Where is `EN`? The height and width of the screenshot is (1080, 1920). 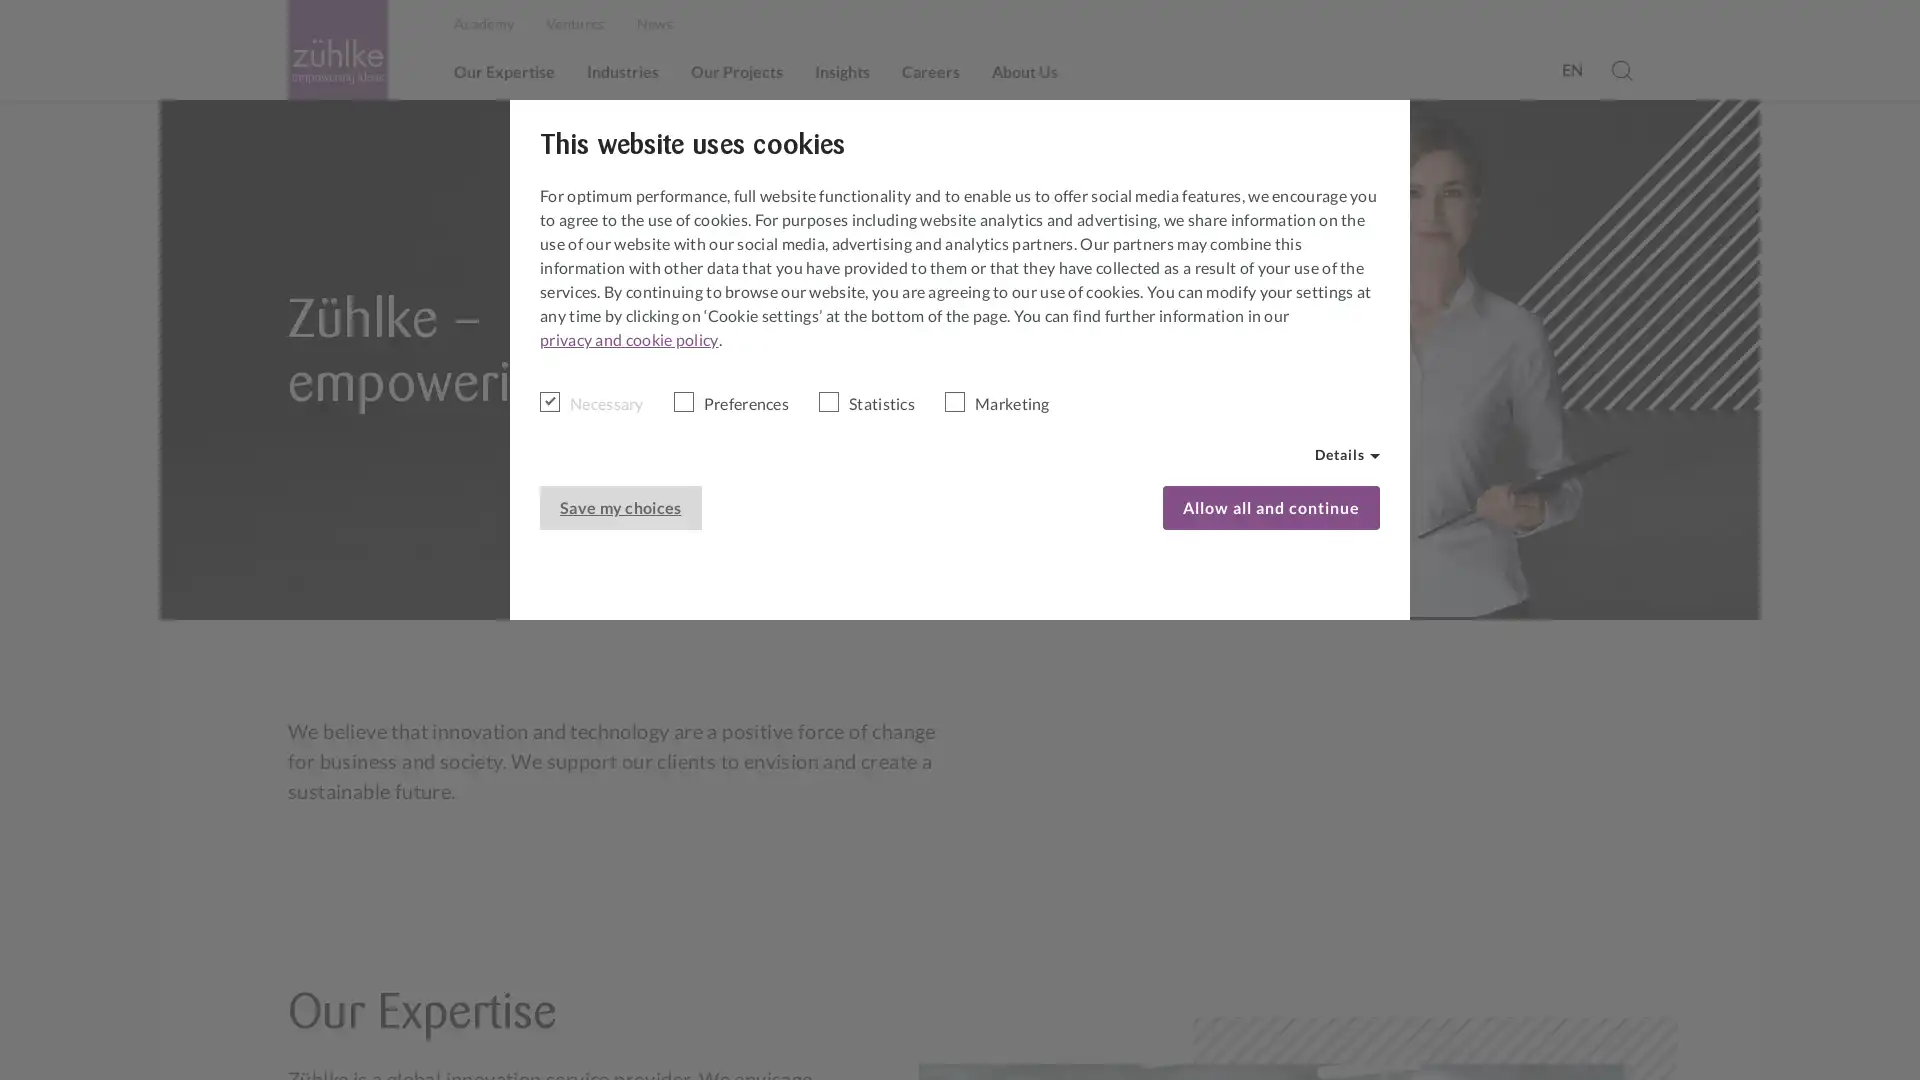 EN is located at coordinates (1570, 68).